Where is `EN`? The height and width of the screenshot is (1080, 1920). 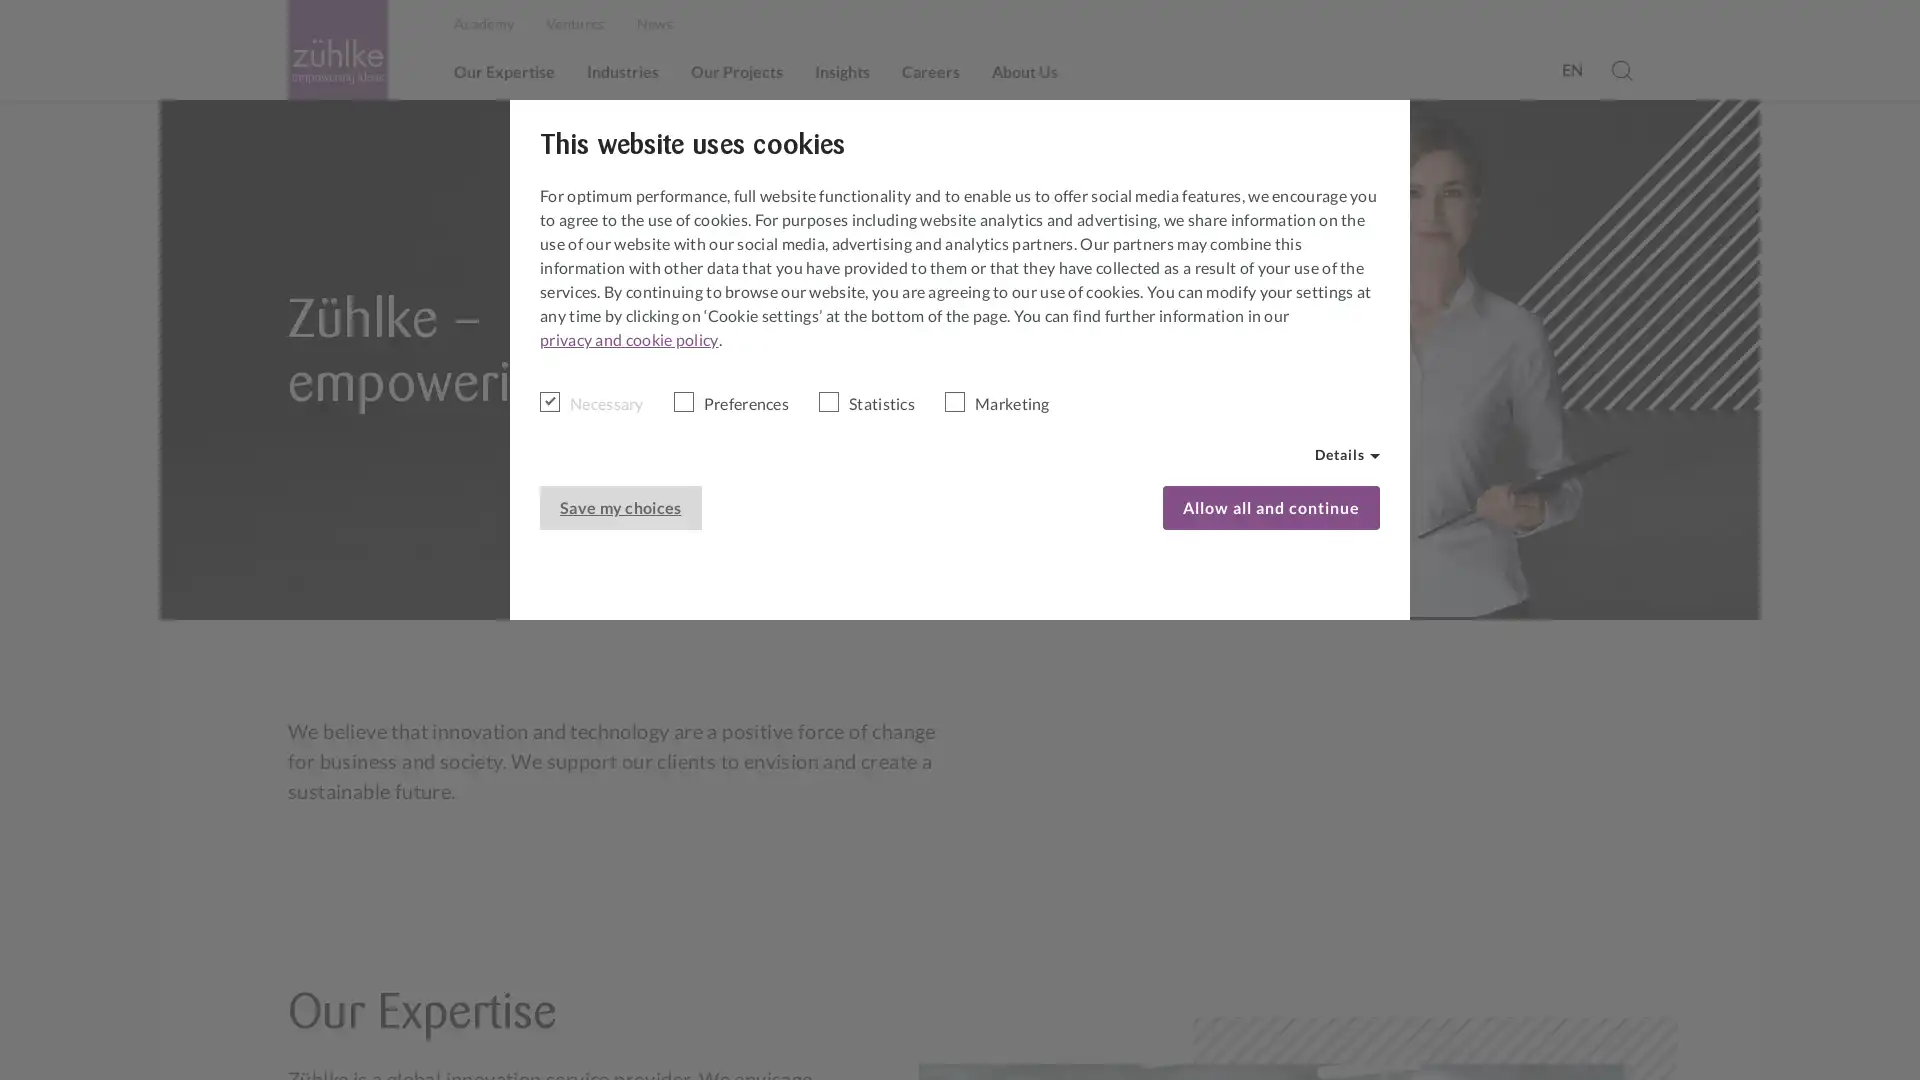 EN is located at coordinates (1570, 68).